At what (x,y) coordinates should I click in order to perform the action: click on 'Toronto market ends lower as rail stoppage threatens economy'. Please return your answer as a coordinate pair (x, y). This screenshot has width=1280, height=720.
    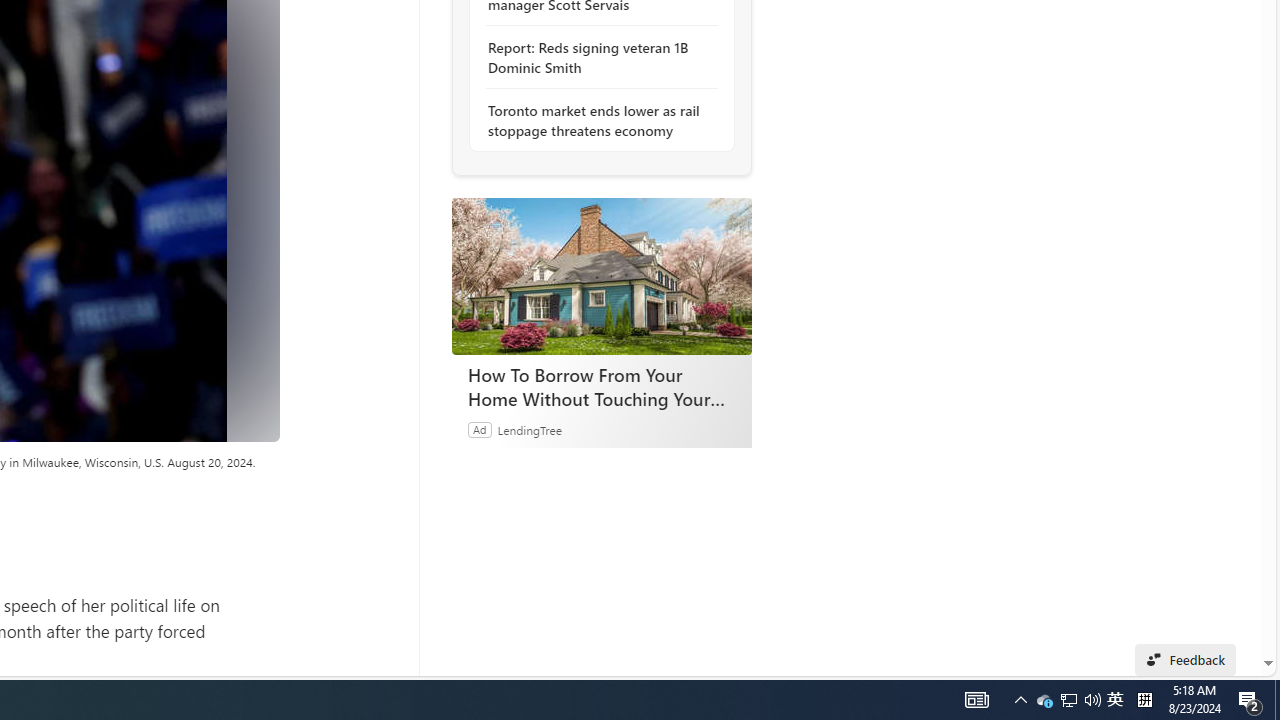
    Looking at the image, I should click on (595, 120).